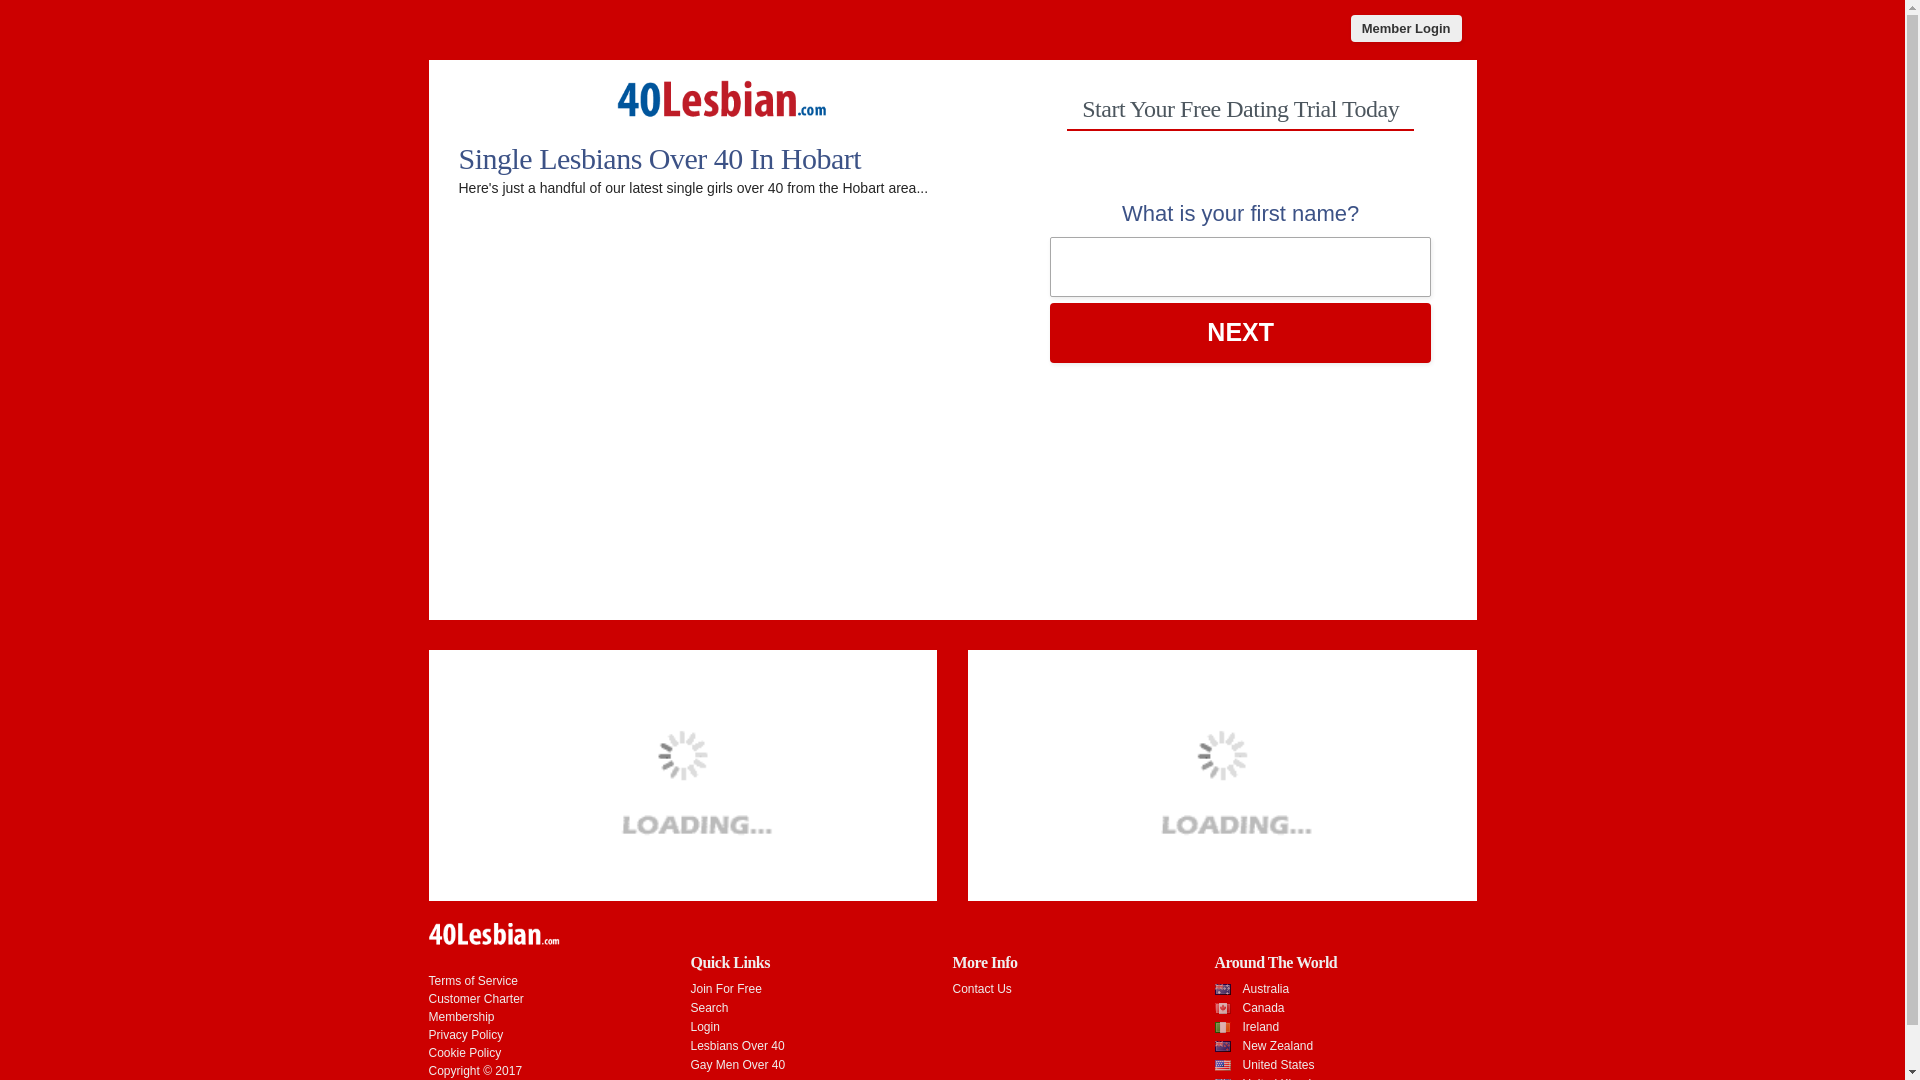  Describe the element at coordinates (1276, 1063) in the screenshot. I see `'United States'` at that location.